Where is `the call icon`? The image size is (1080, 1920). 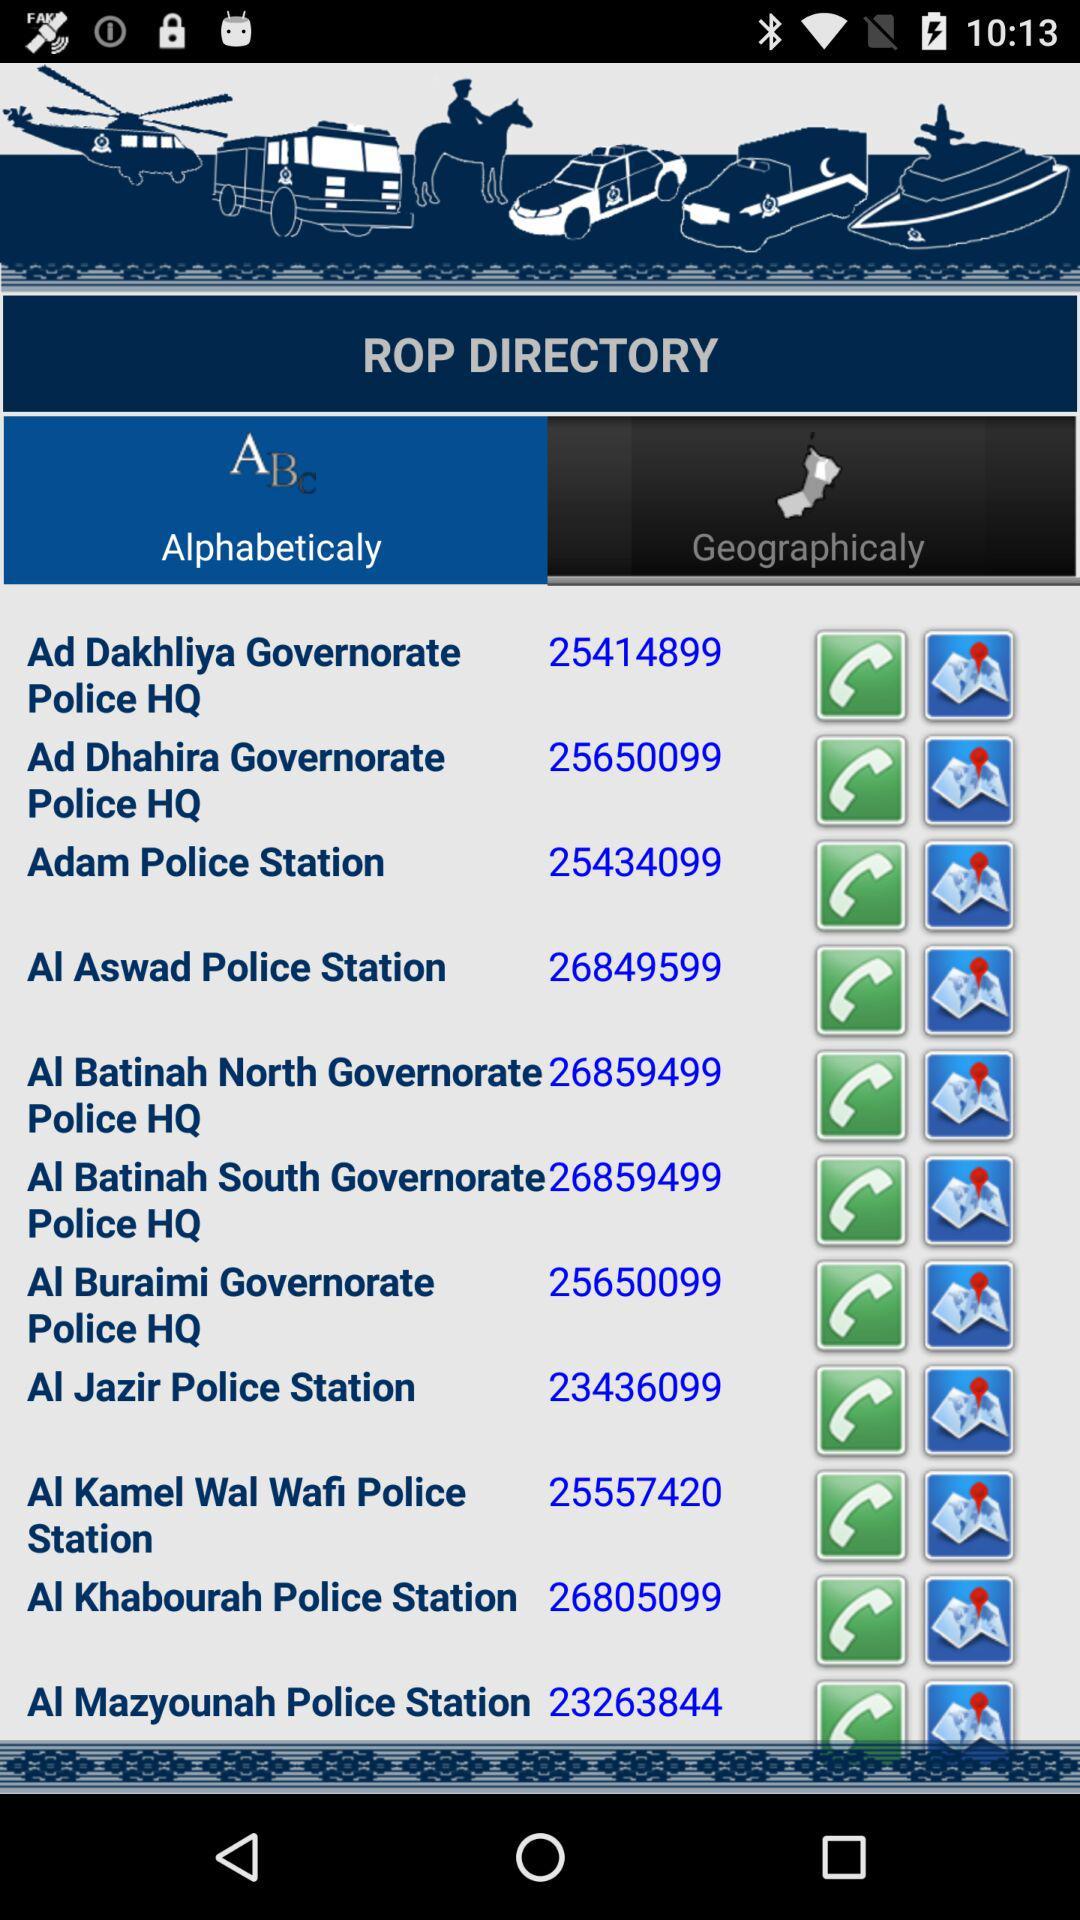 the call icon is located at coordinates (859, 723).